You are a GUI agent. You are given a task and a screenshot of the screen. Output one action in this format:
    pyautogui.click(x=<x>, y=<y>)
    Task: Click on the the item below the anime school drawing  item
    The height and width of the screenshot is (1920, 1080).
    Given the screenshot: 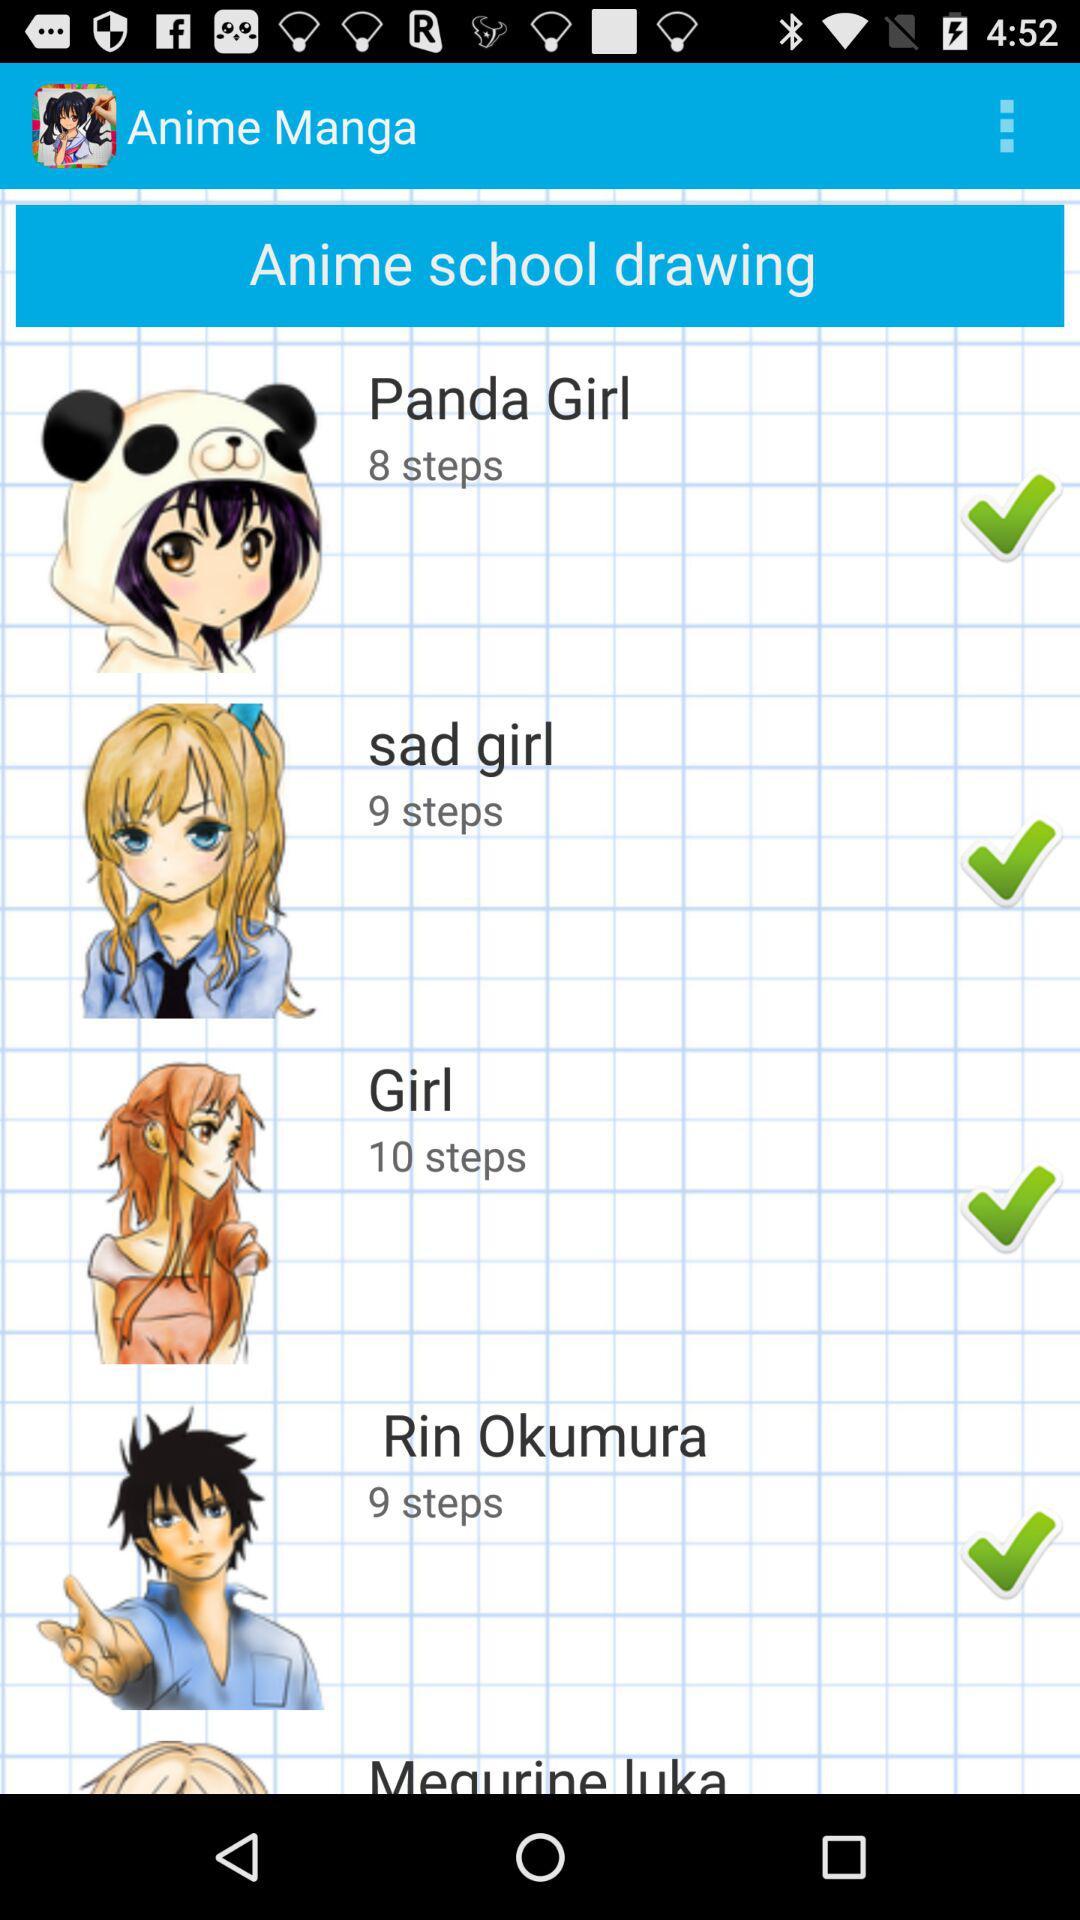 What is the action you would take?
    pyautogui.click(x=658, y=396)
    